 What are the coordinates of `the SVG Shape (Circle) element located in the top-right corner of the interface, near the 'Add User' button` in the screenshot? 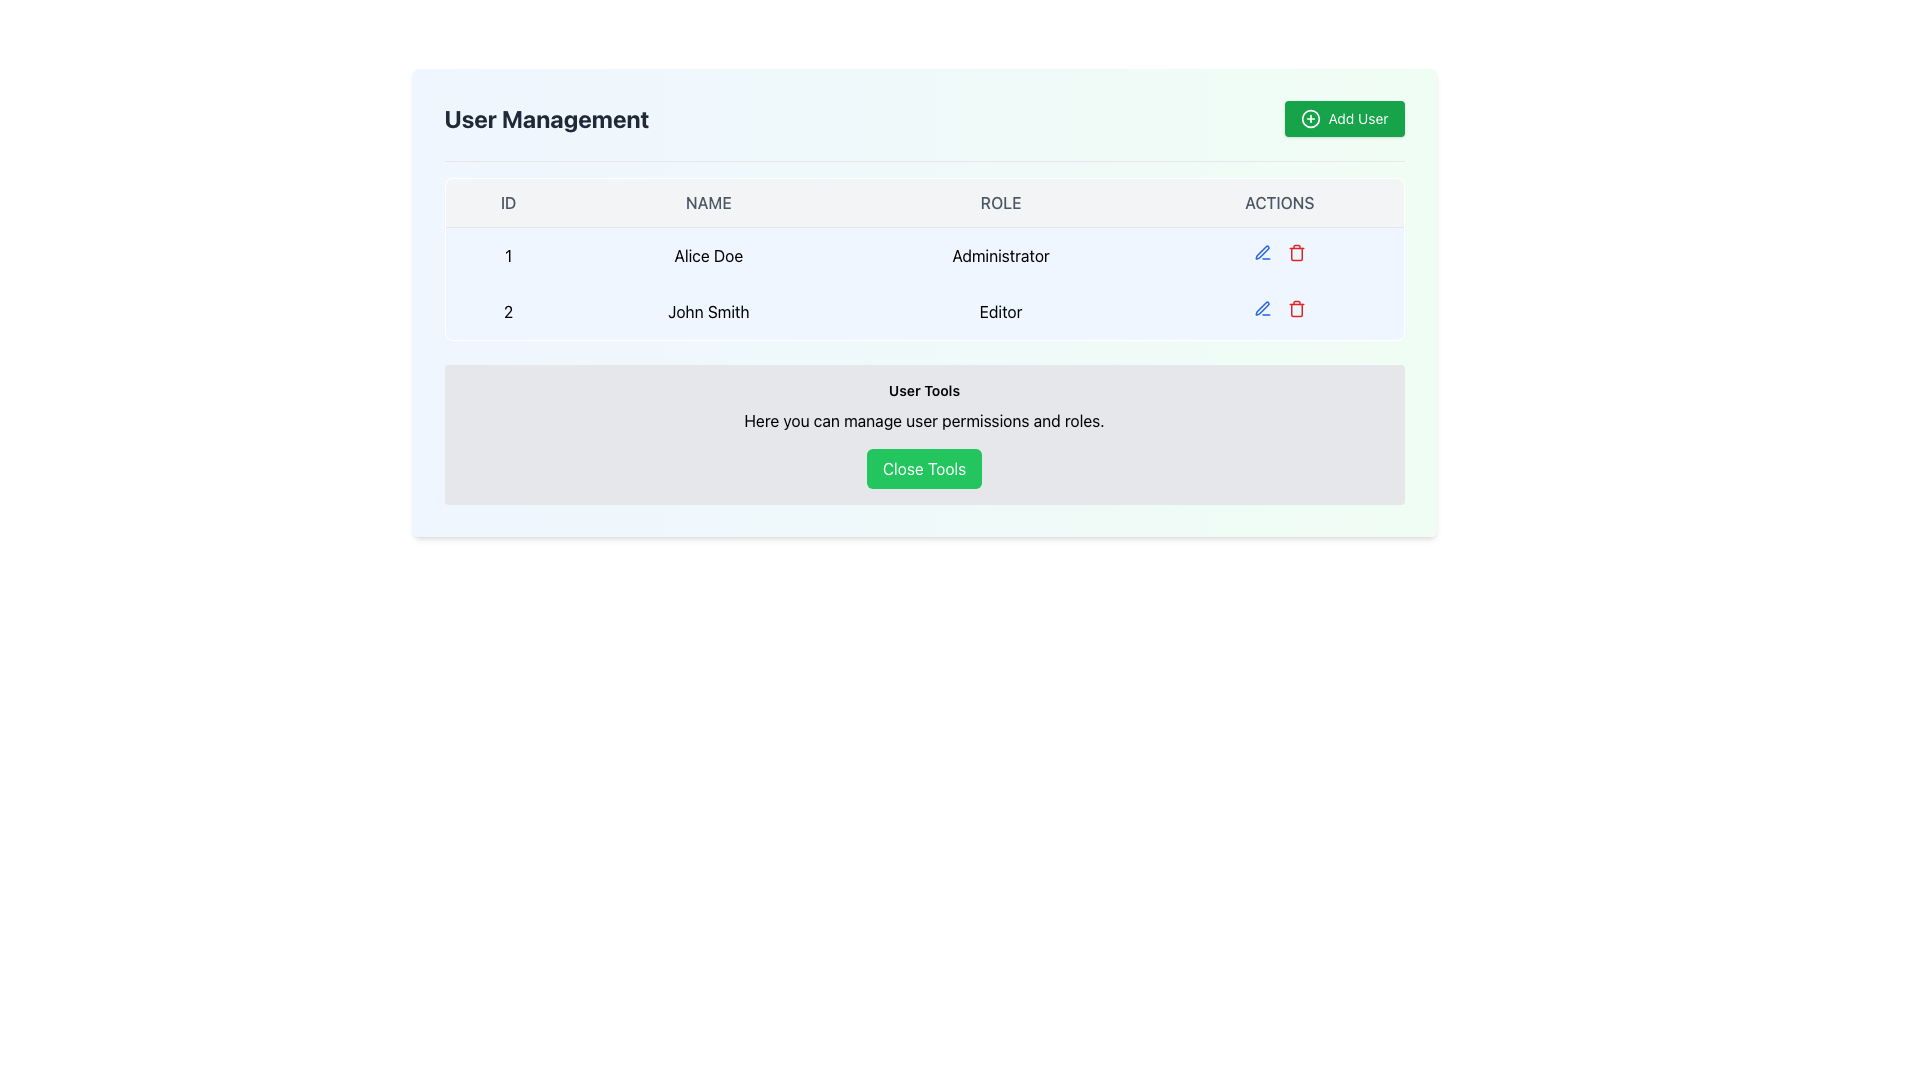 It's located at (1310, 119).